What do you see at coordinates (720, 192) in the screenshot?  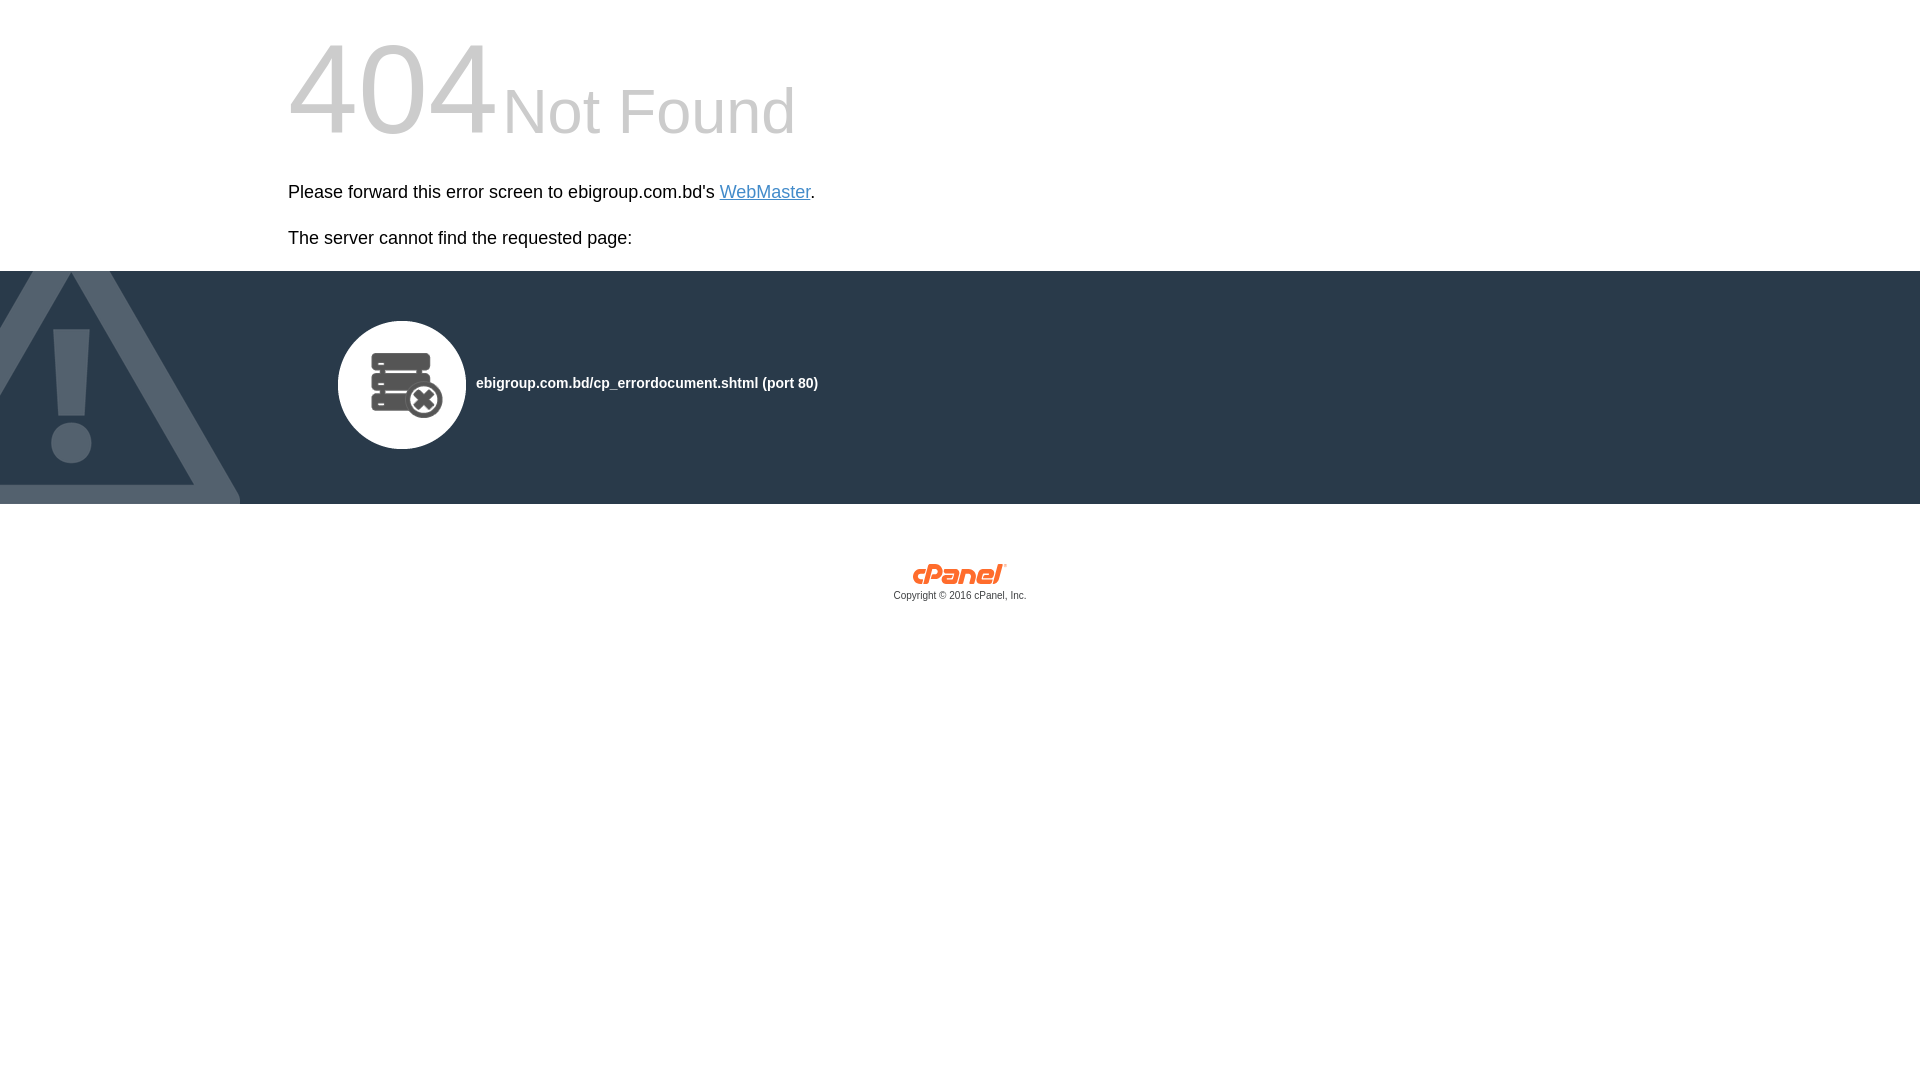 I see `'WebMaster'` at bounding box center [720, 192].